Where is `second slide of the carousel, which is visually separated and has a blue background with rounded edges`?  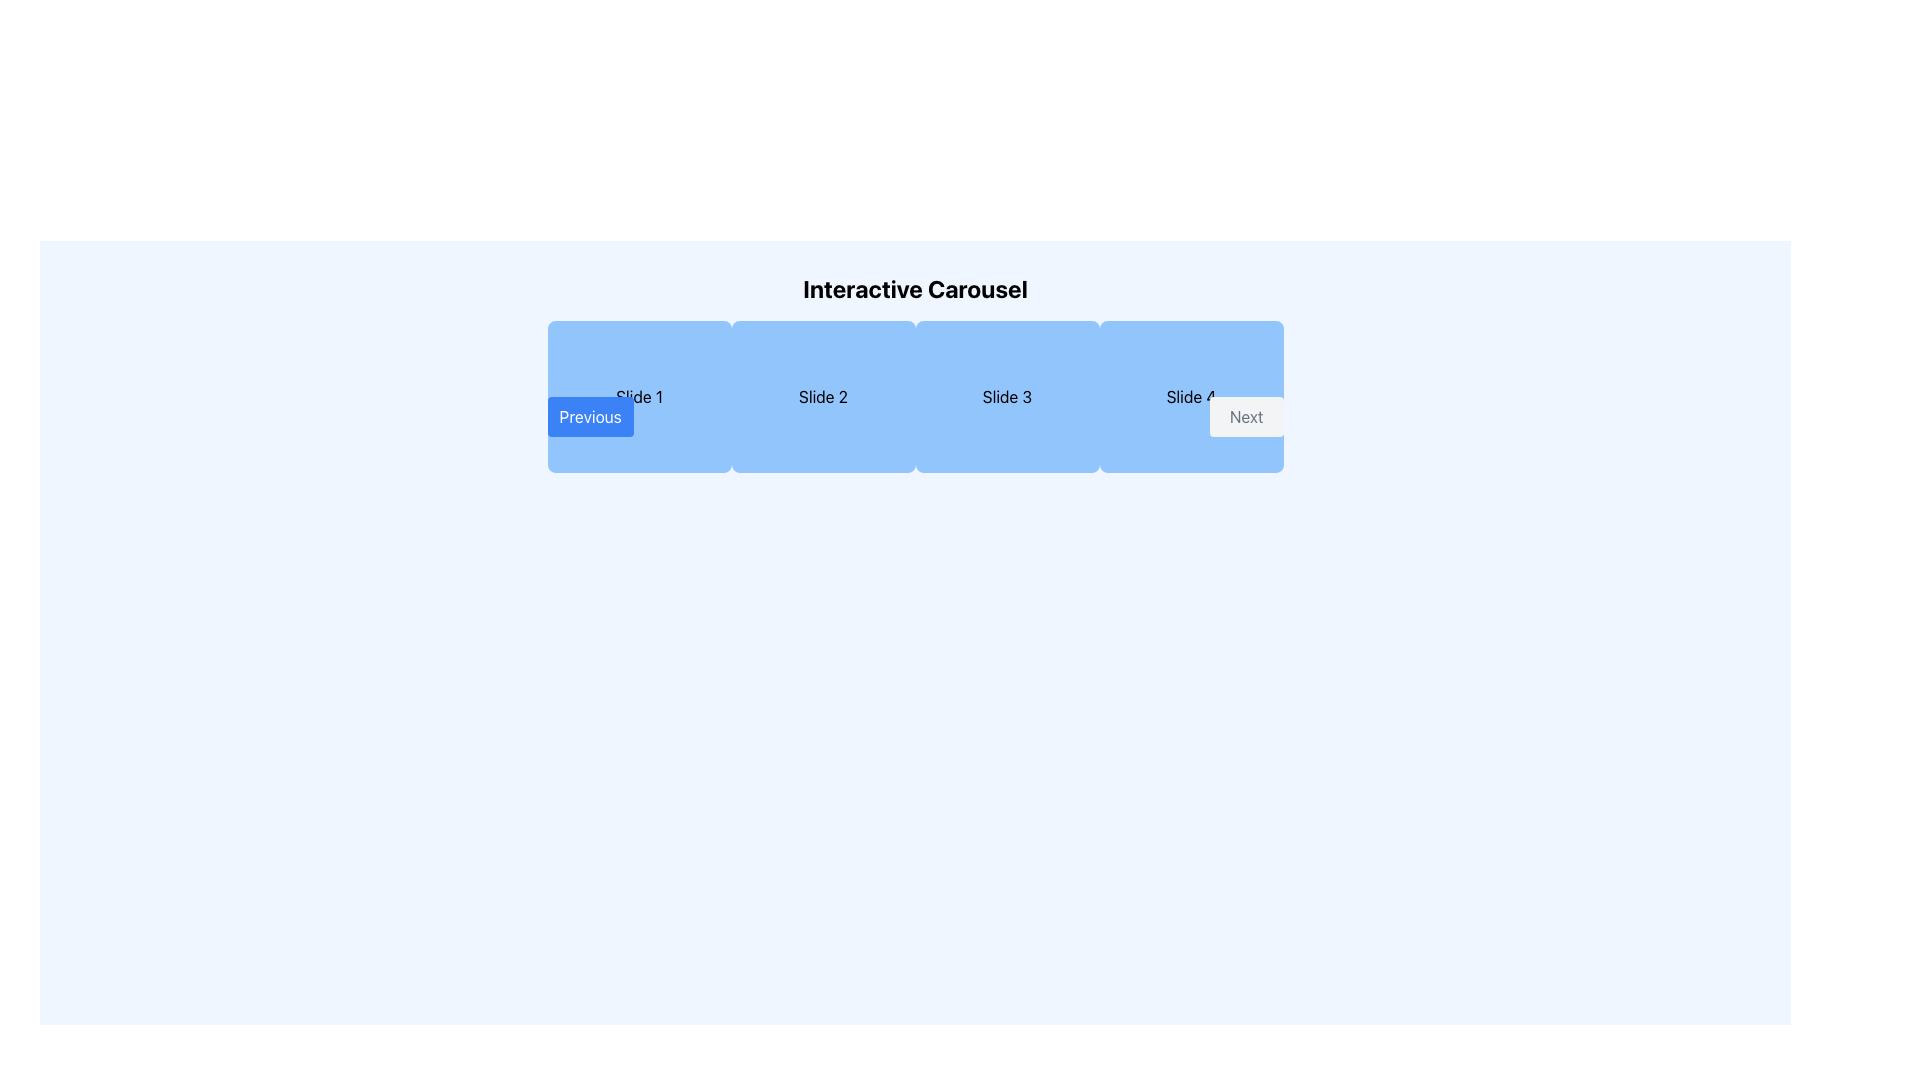 second slide of the carousel, which is visually separated and has a blue background with rounded edges is located at coordinates (914, 397).